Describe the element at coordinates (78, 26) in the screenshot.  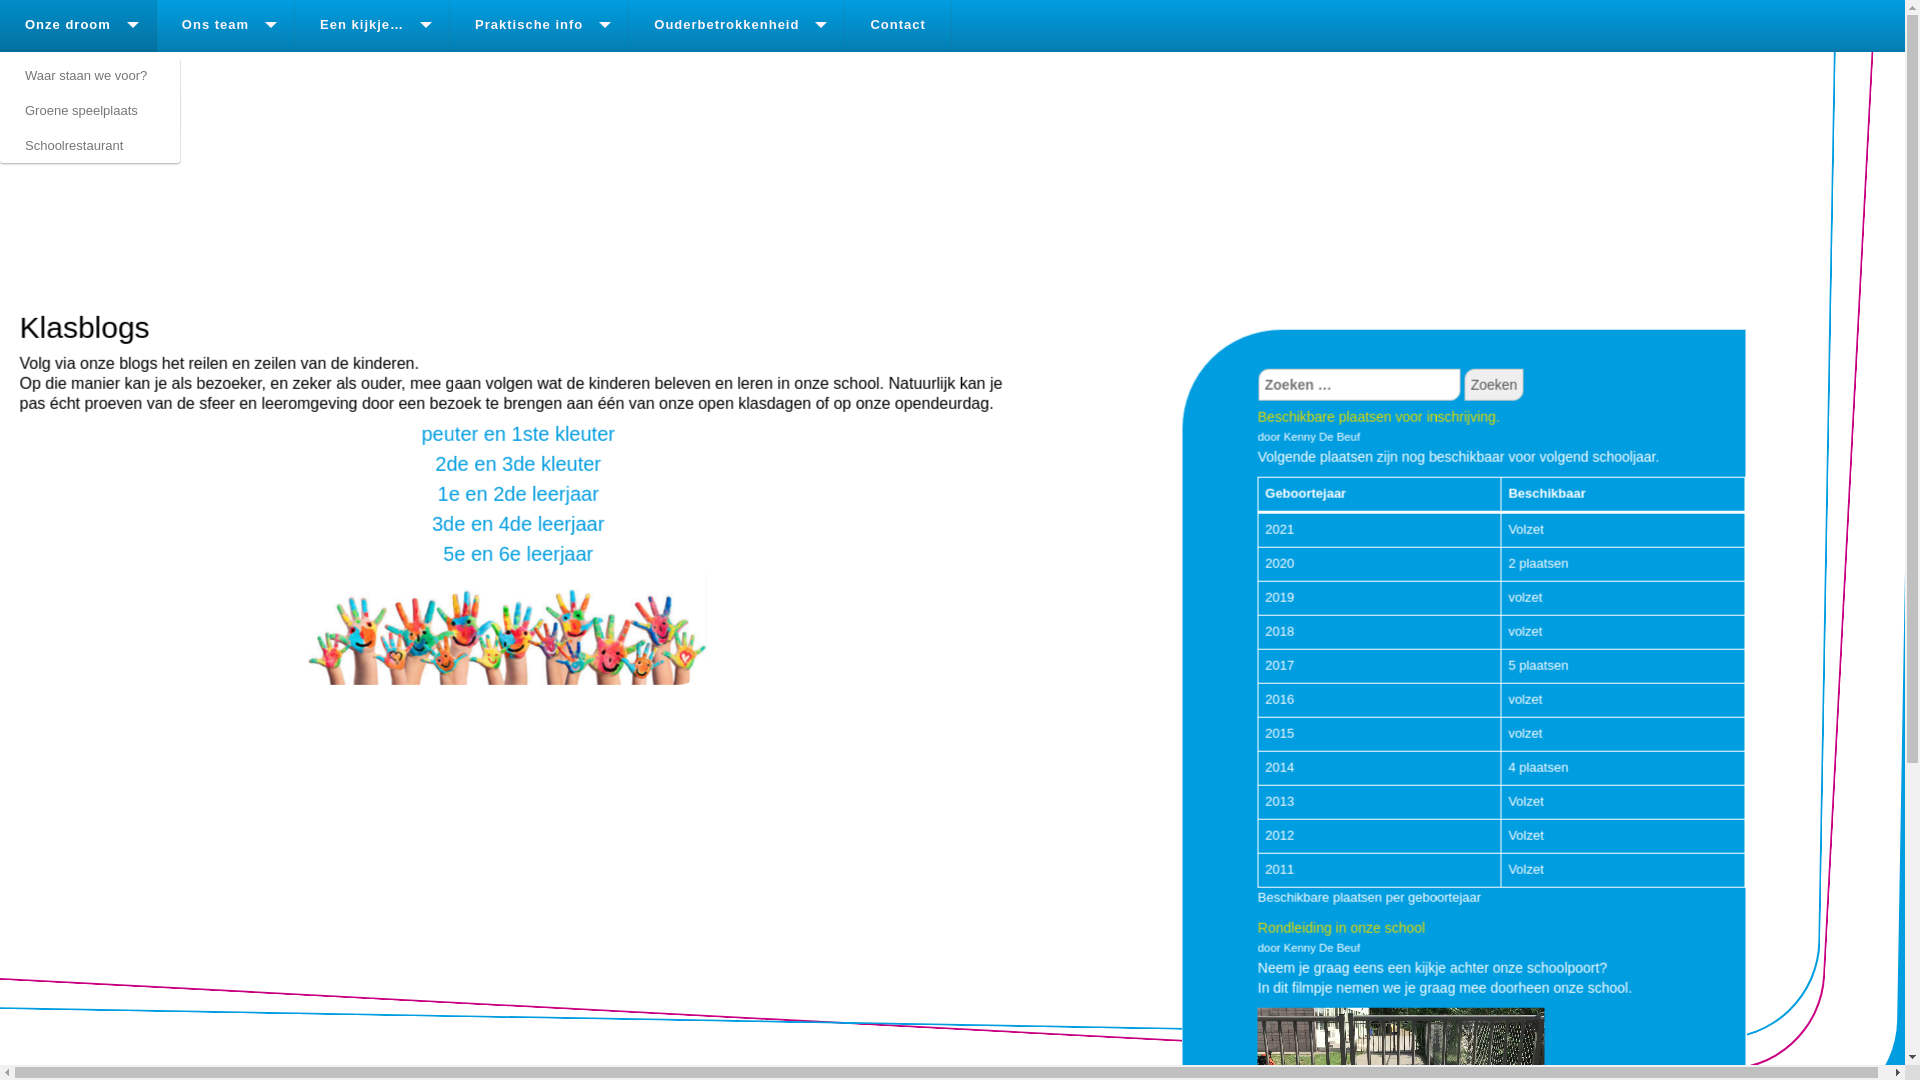
I see `'Onze droom'` at that location.